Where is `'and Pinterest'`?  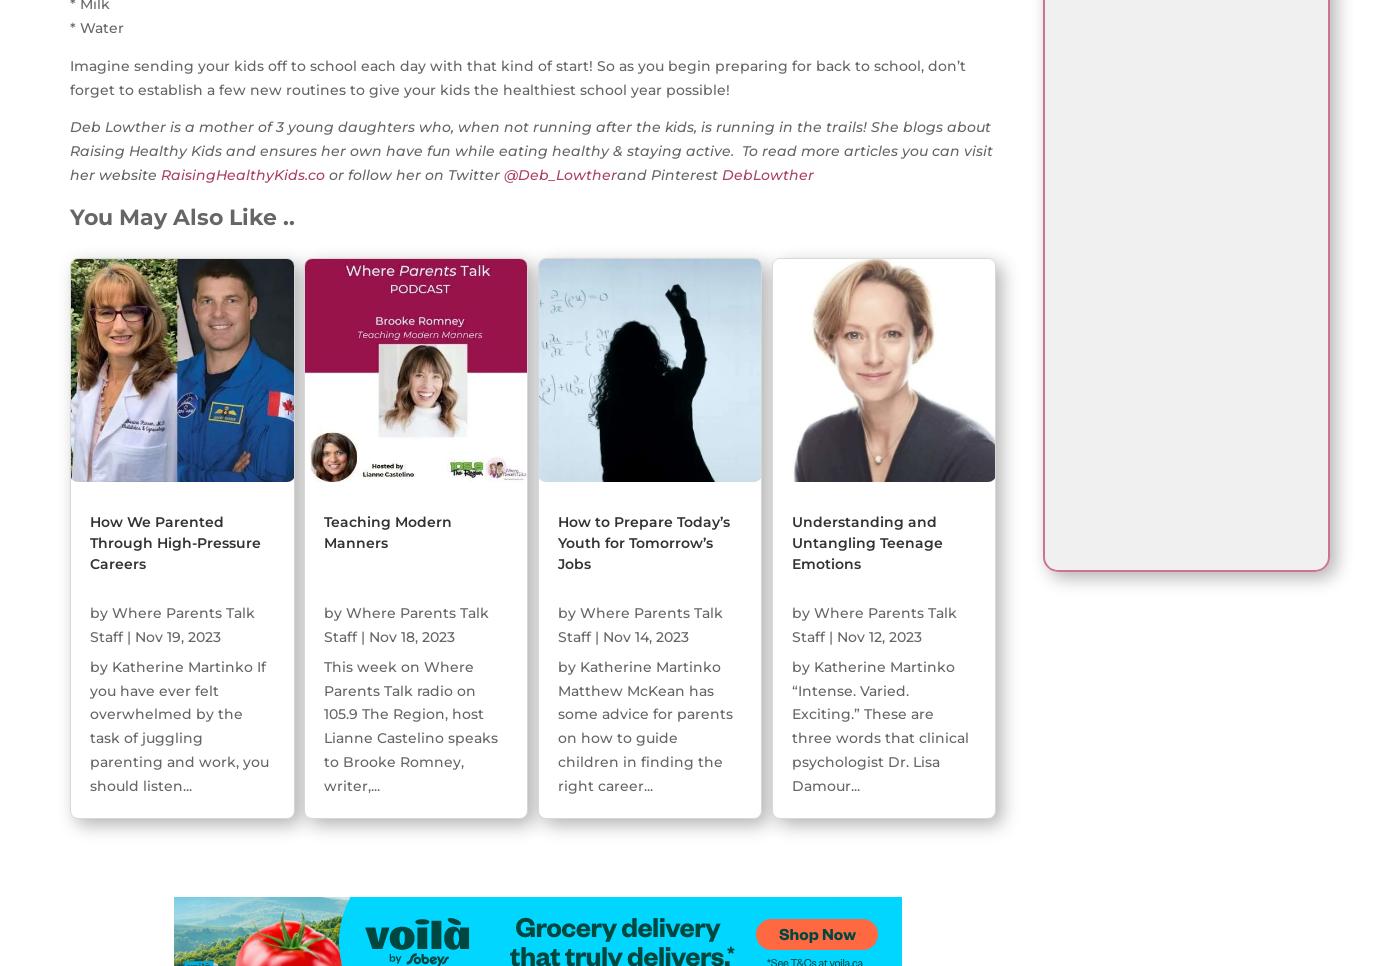
'and Pinterest' is located at coordinates (669, 175).